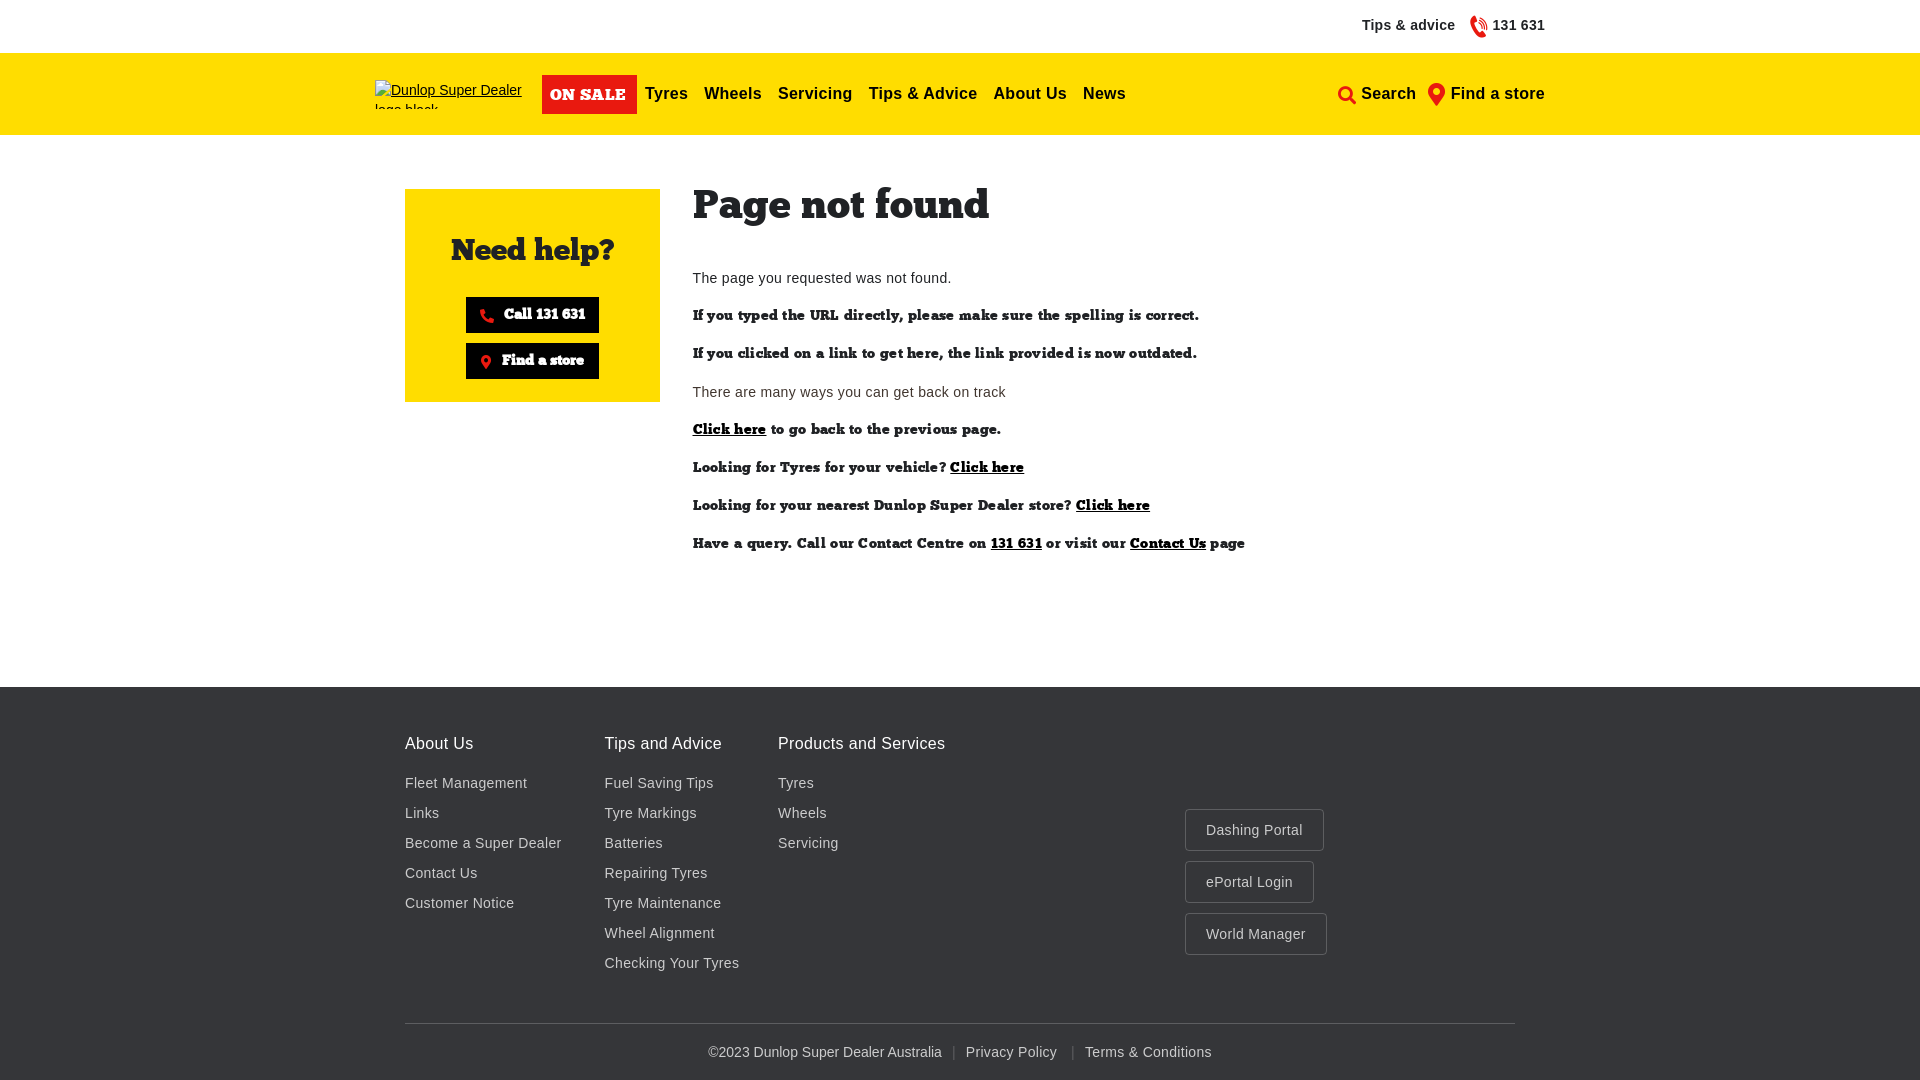  I want to click on 'Dunlop Super Dealer logo black', so click(457, 94).